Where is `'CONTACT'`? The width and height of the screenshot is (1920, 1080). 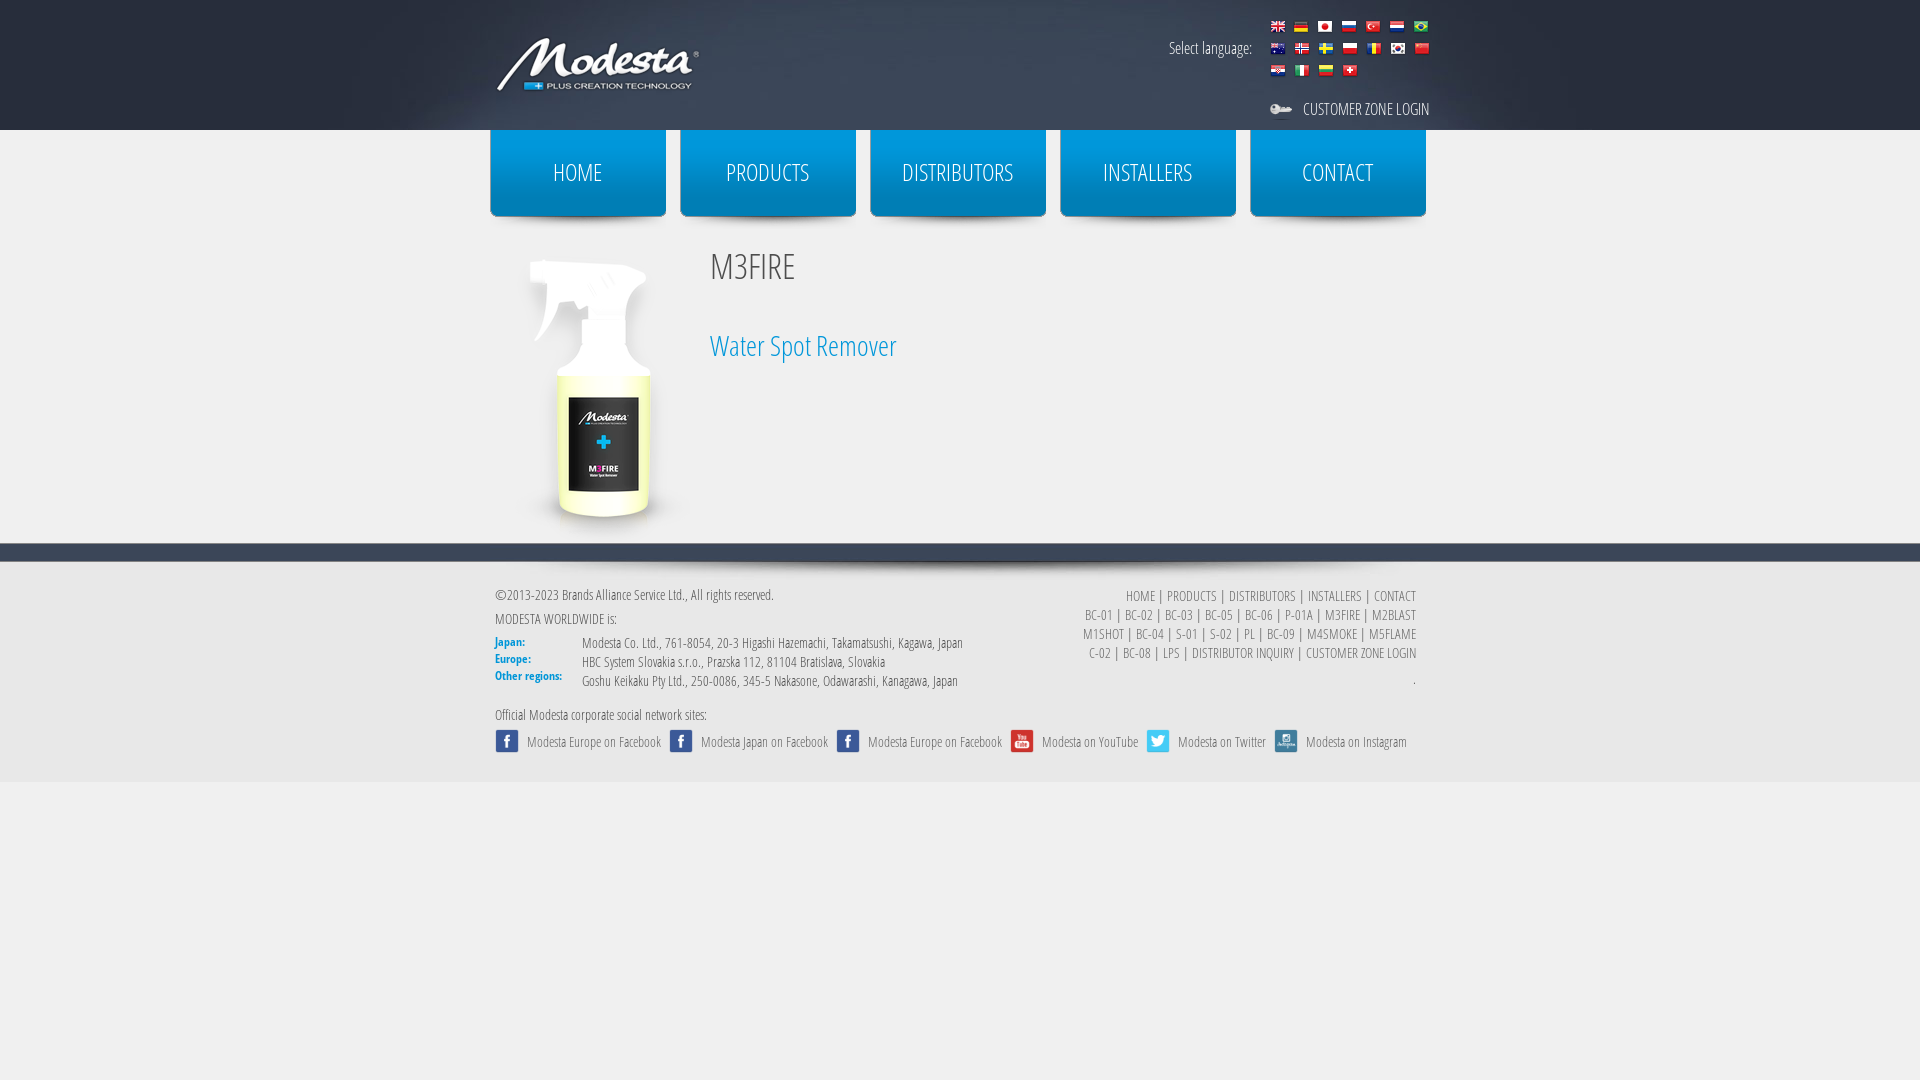 'CONTACT' is located at coordinates (1338, 178).